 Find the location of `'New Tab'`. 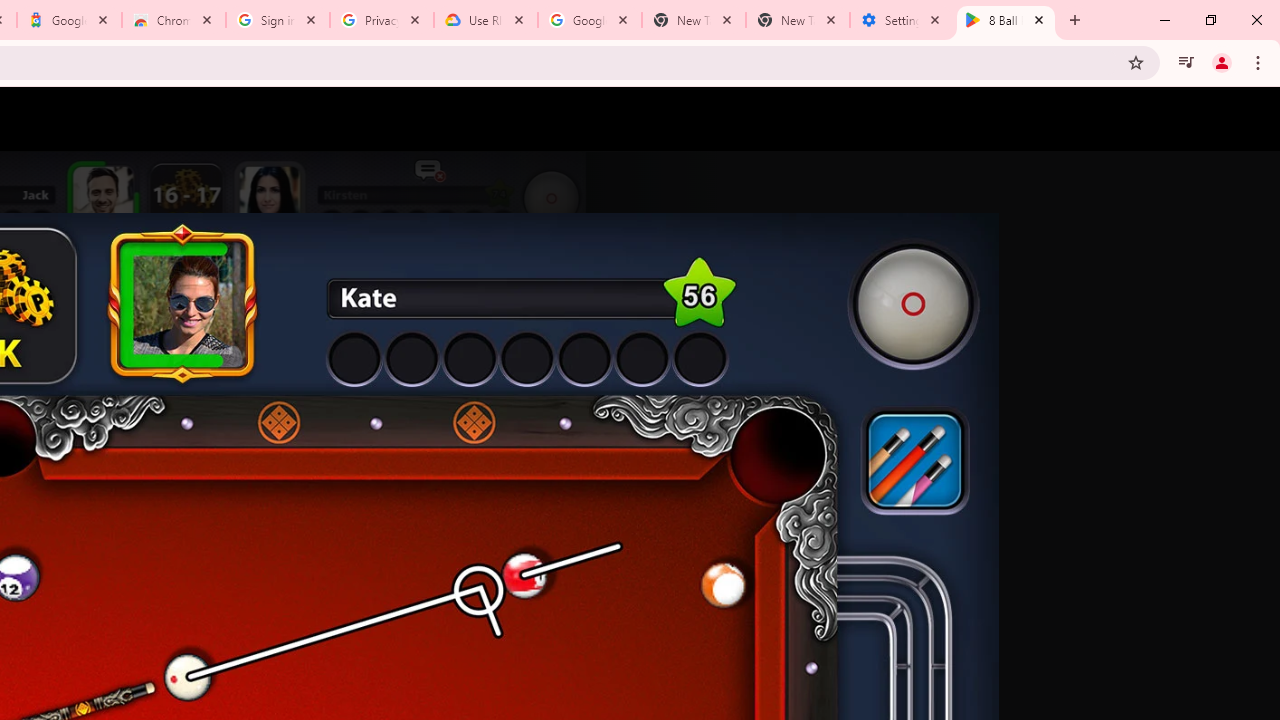

'New Tab' is located at coordinates (797, 20).